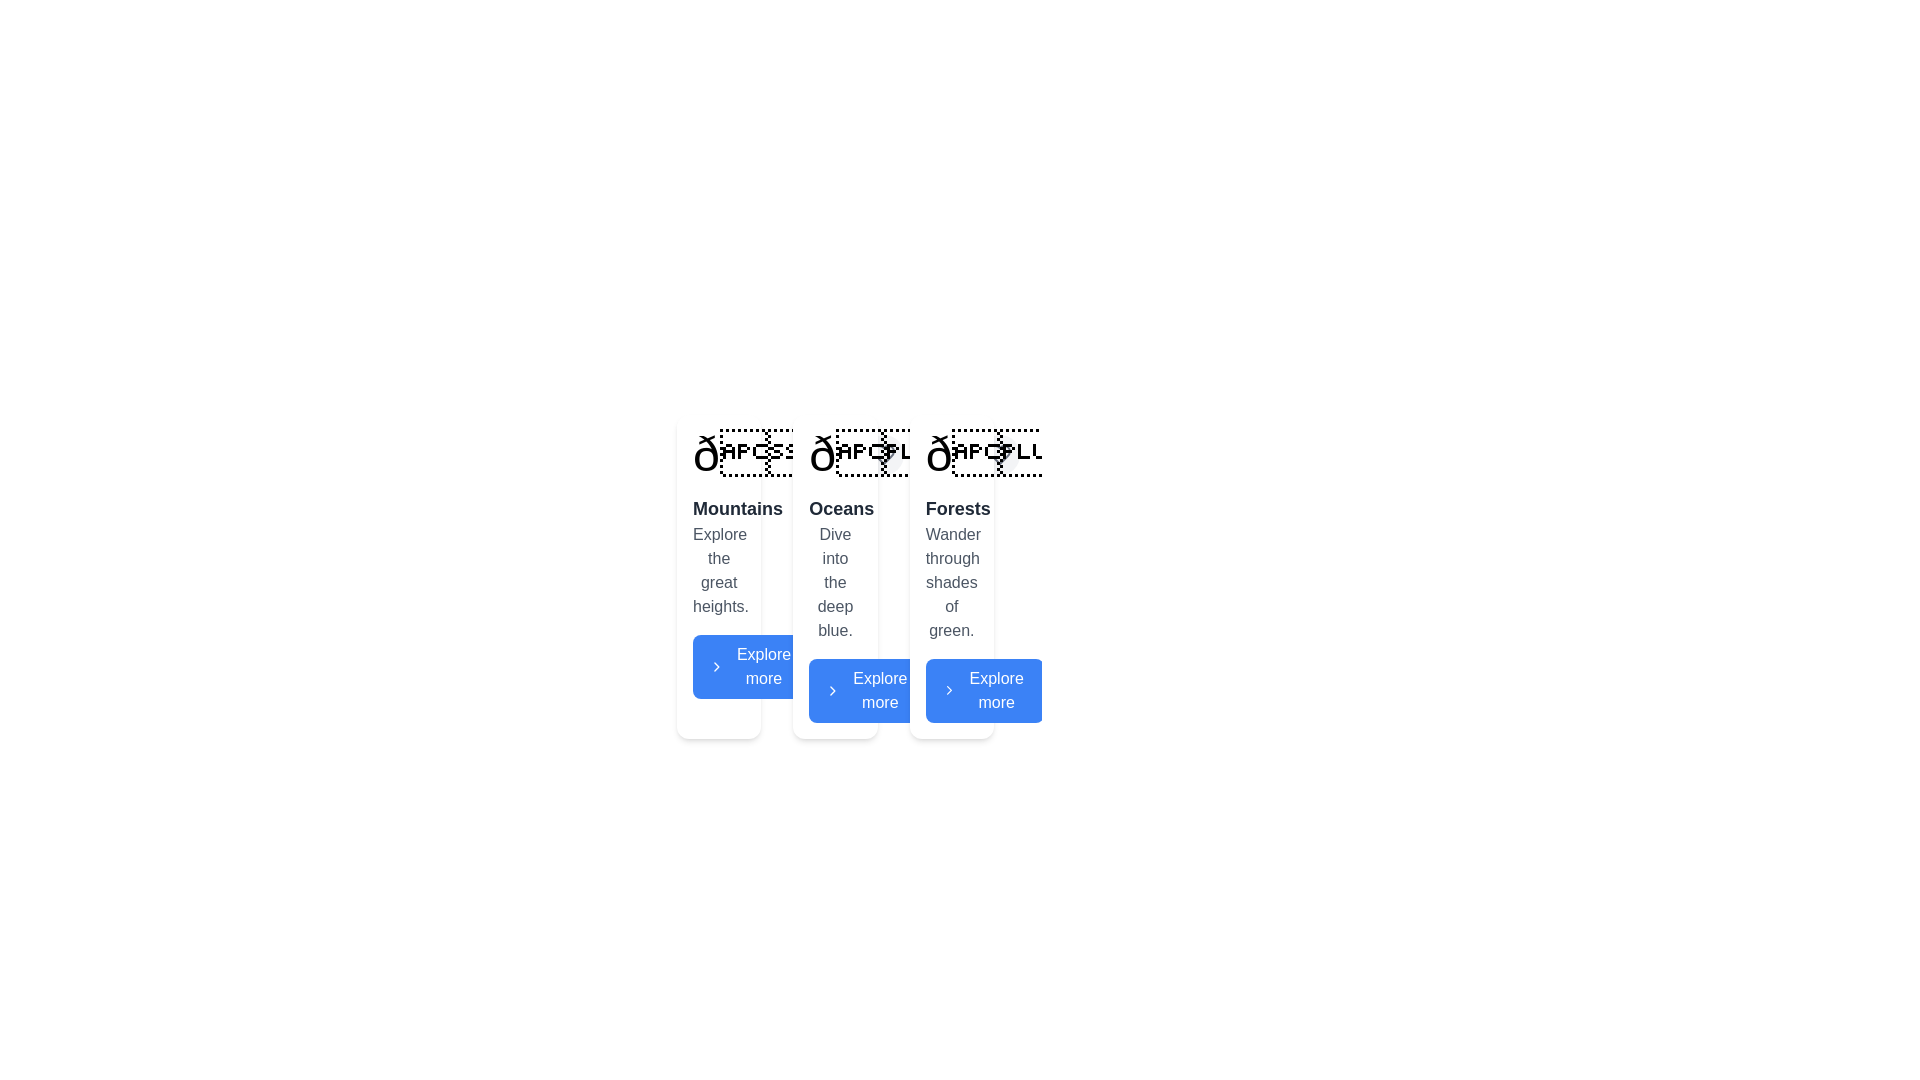  Describe the element at coordinates (882, 455) in the screenshot. I see `the circular button with a heart icon in the 'Oceans' panel` at that location.